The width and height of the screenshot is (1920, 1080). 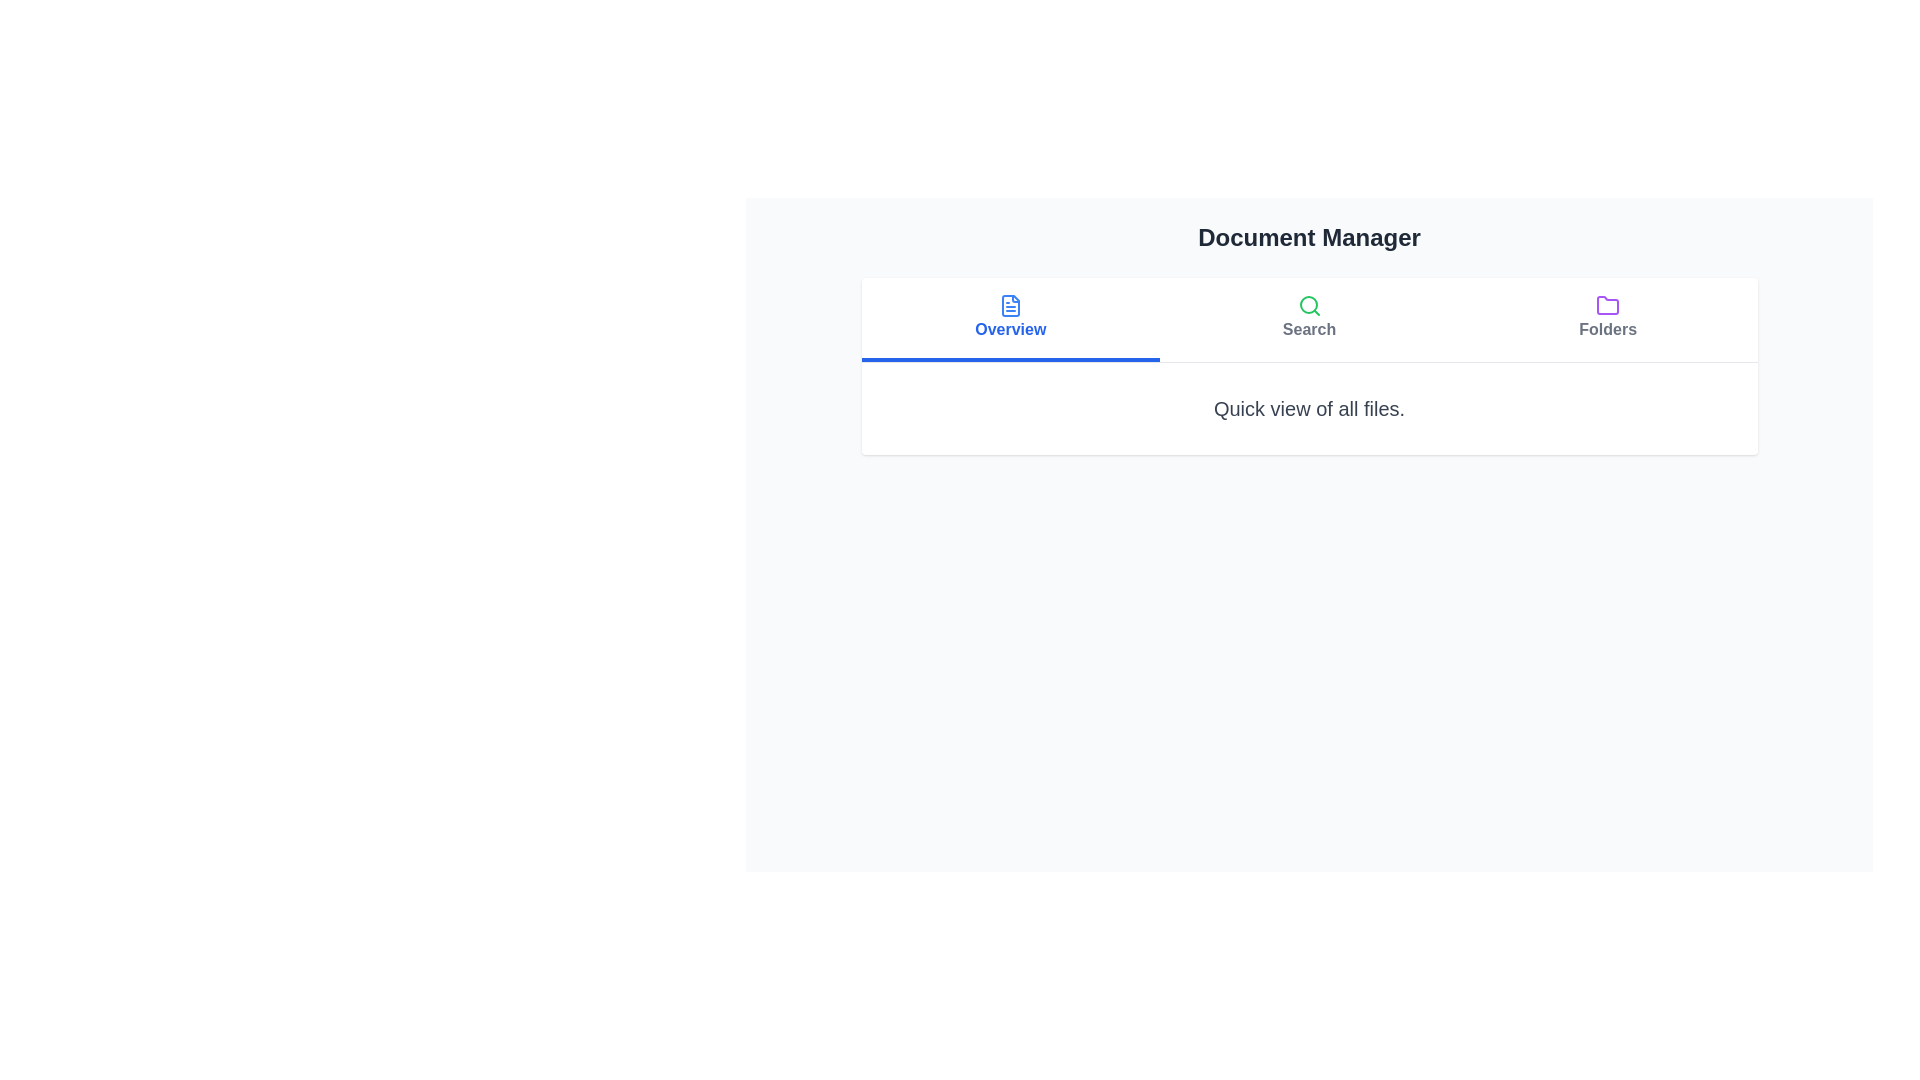 What do you see at coordinates (1309, 319) in the screenshot?
I see `the 'Search' tab in the navigation bar, which features a green magnifying glass icon and is centrally positioned between 'Overview' and 'Folders'` at bounding box center [1309, 319].